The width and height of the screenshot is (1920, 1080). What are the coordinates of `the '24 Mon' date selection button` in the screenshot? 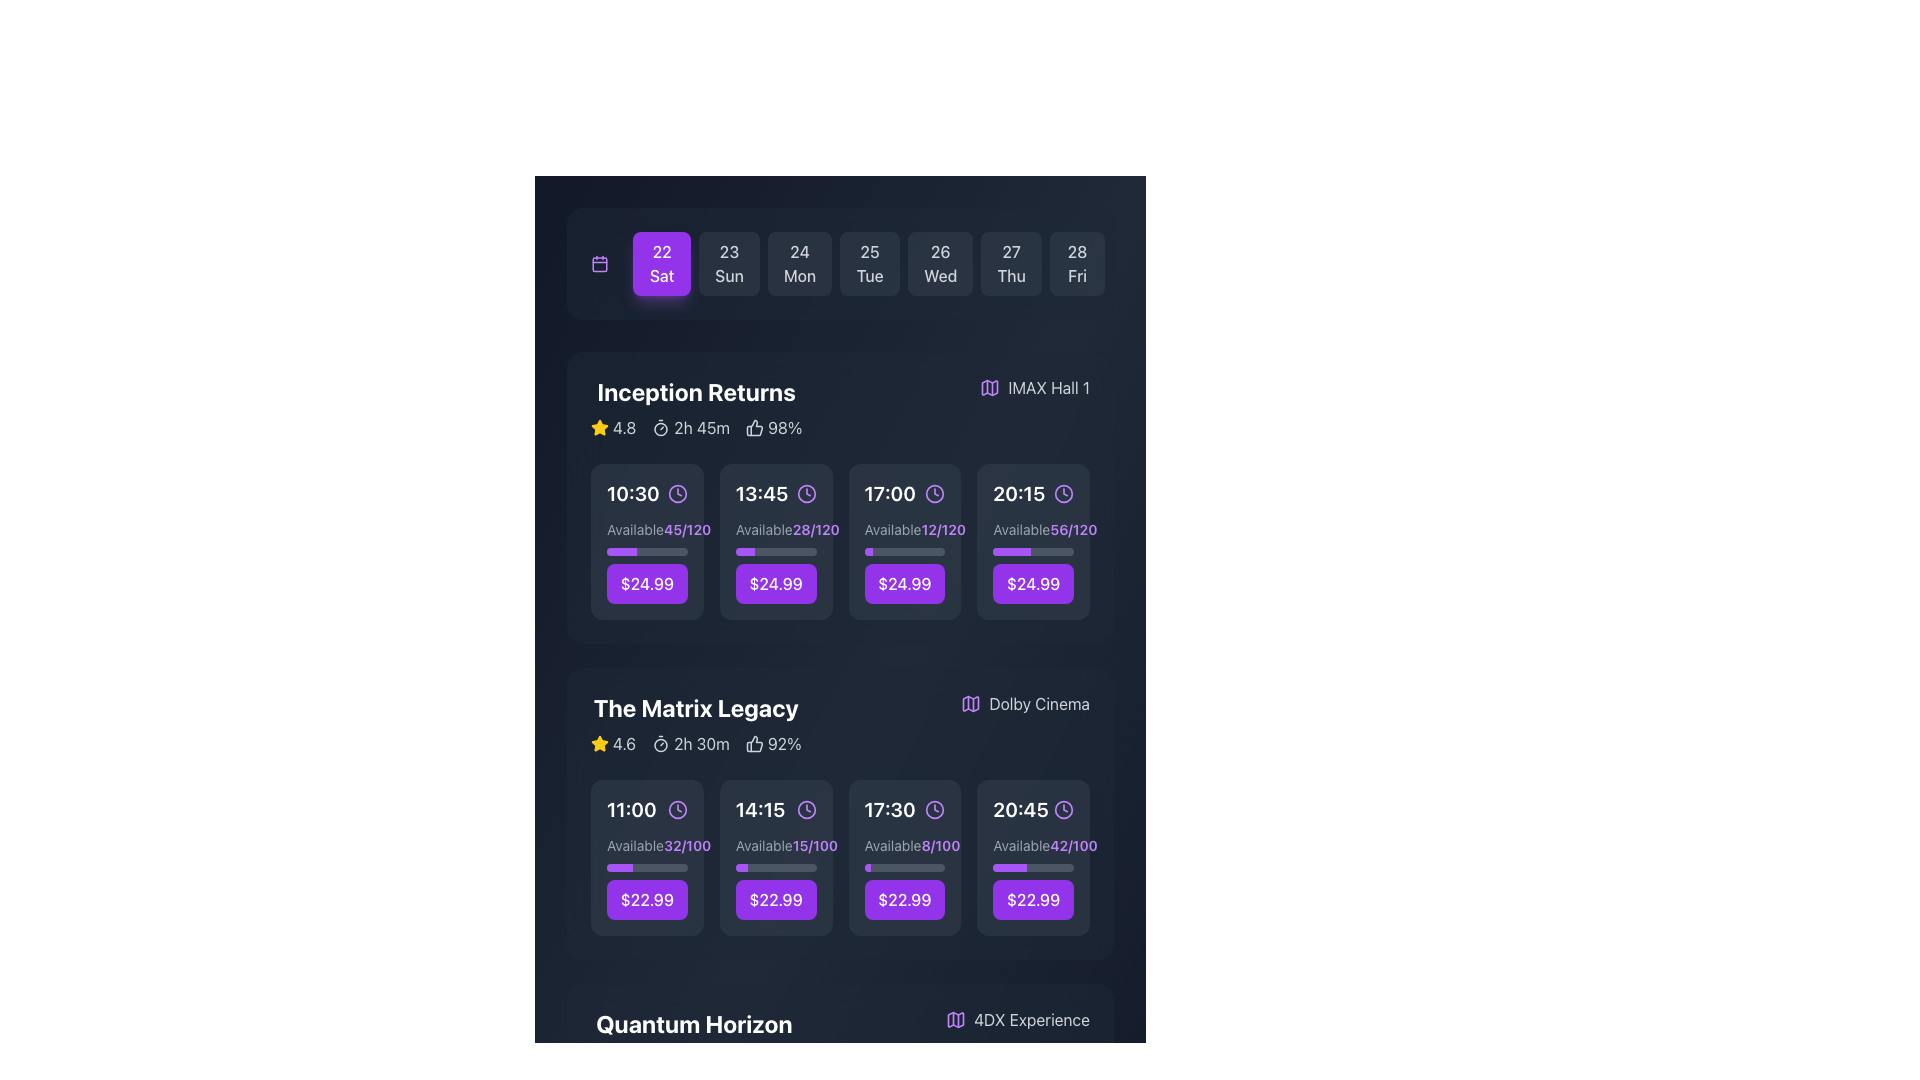 It's located at (800, 262).